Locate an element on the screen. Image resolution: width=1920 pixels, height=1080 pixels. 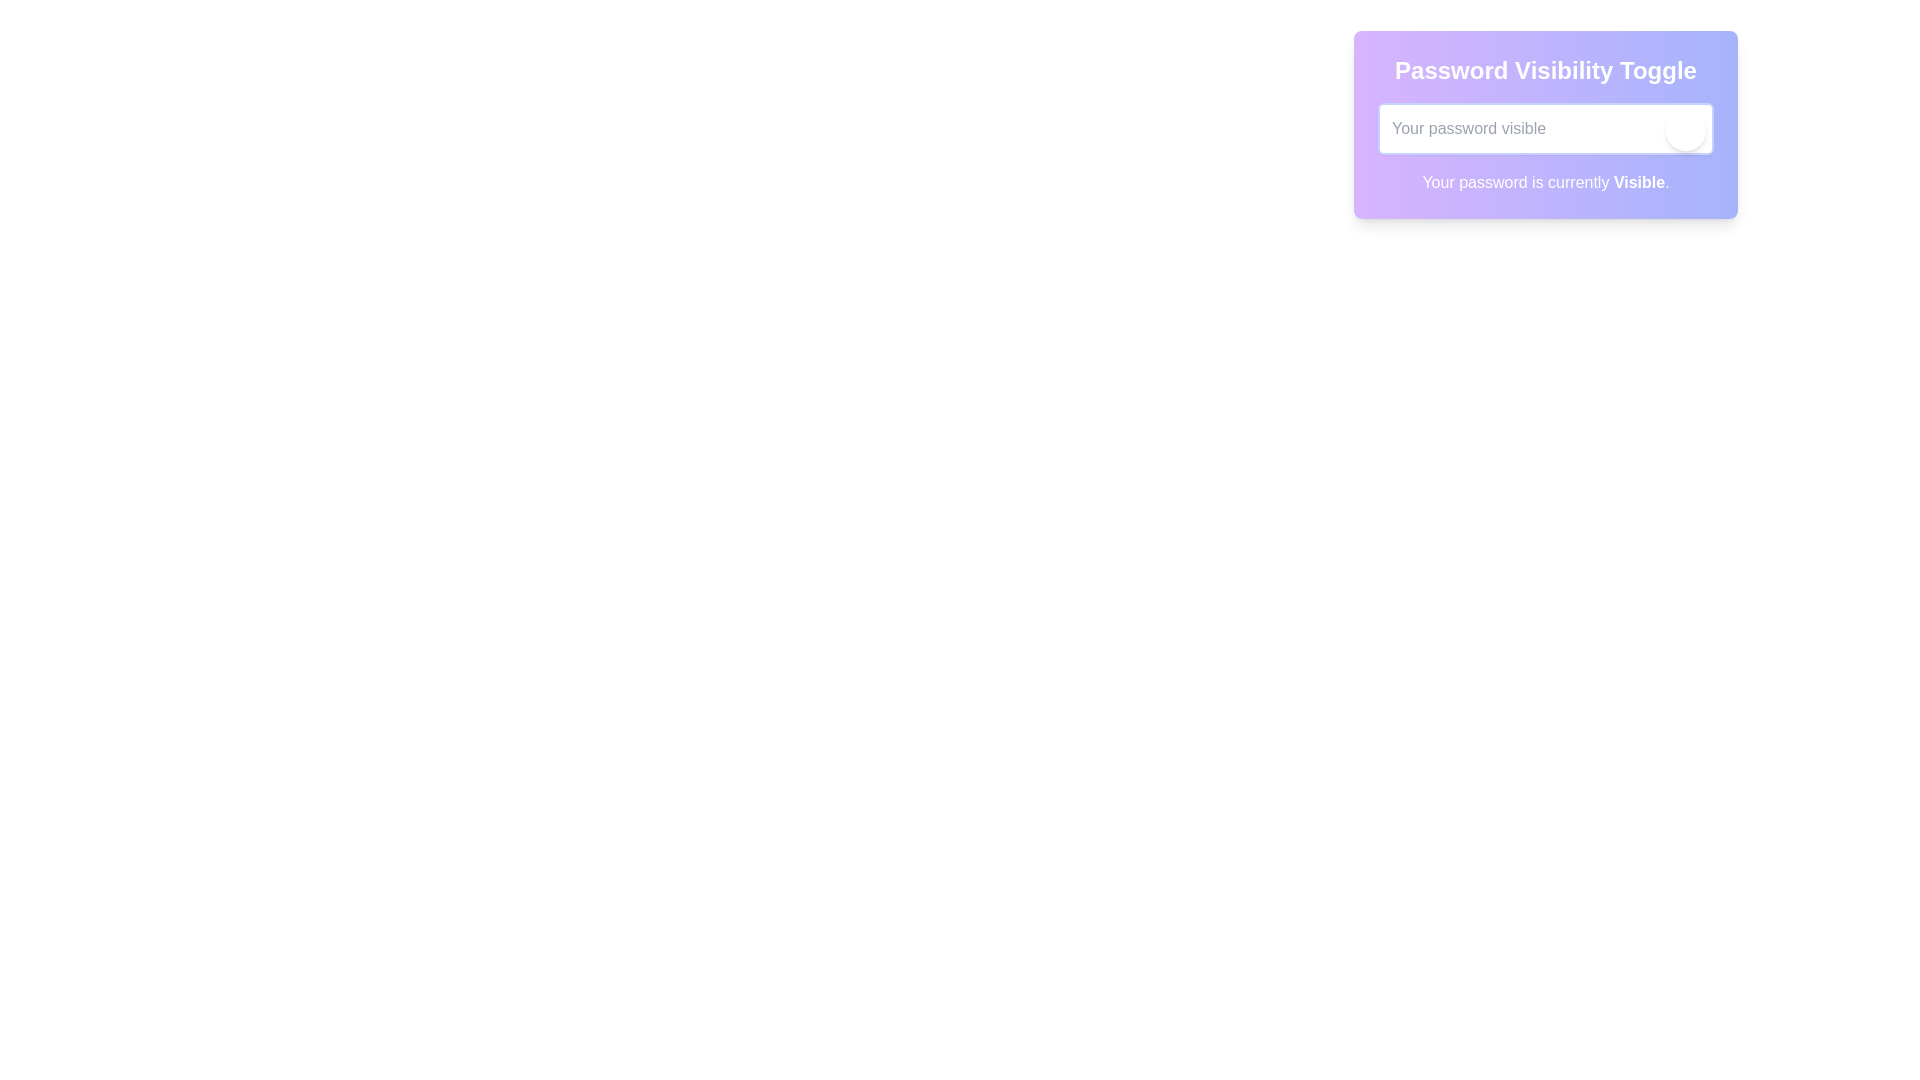
the visibility toggle button to switch the password field type is located at coordinates (1684, 131).